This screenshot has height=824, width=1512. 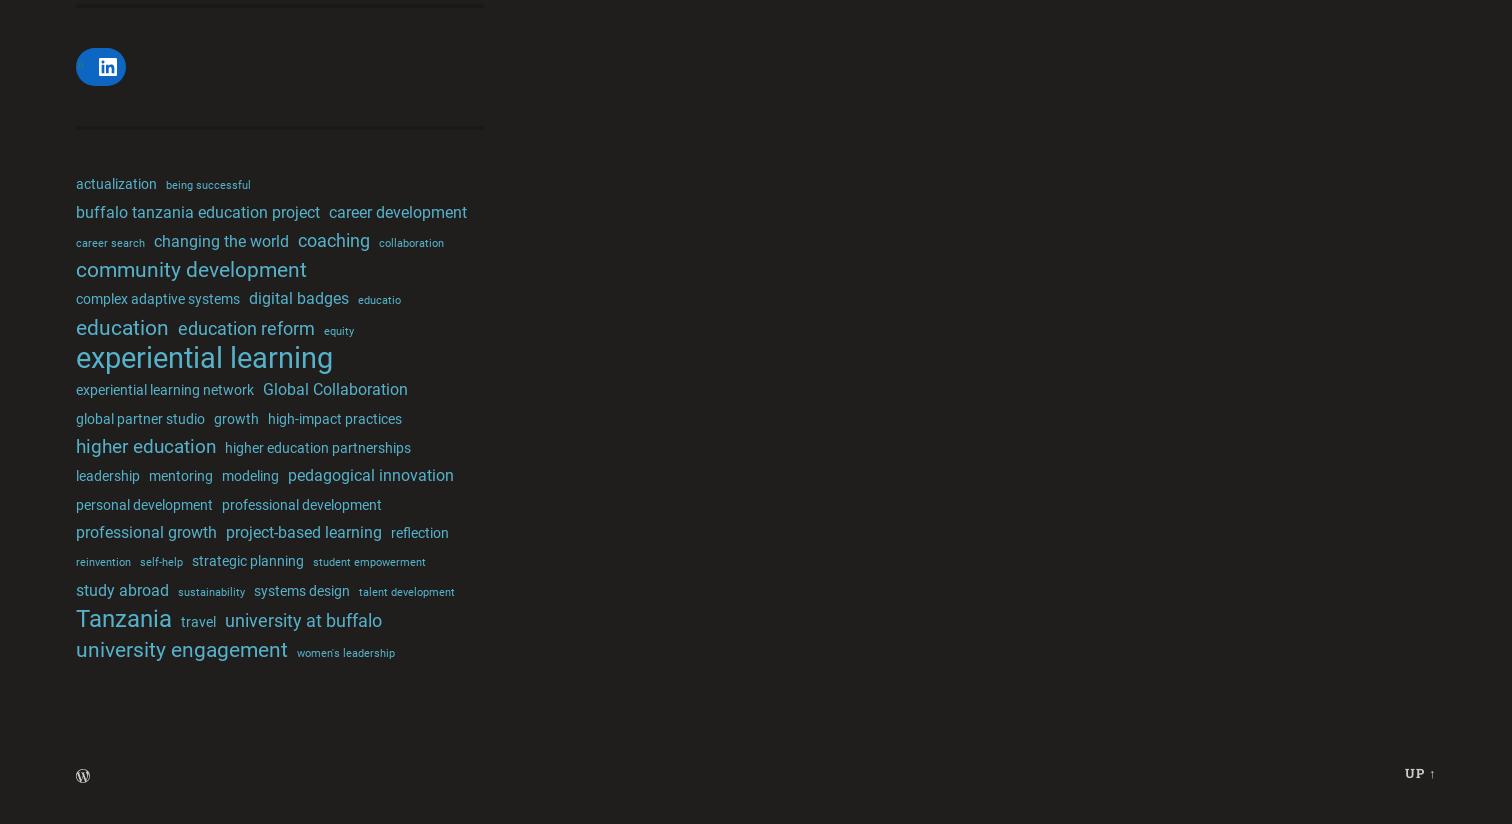 I want to click on 'professional development', so click(x=221, y=503).